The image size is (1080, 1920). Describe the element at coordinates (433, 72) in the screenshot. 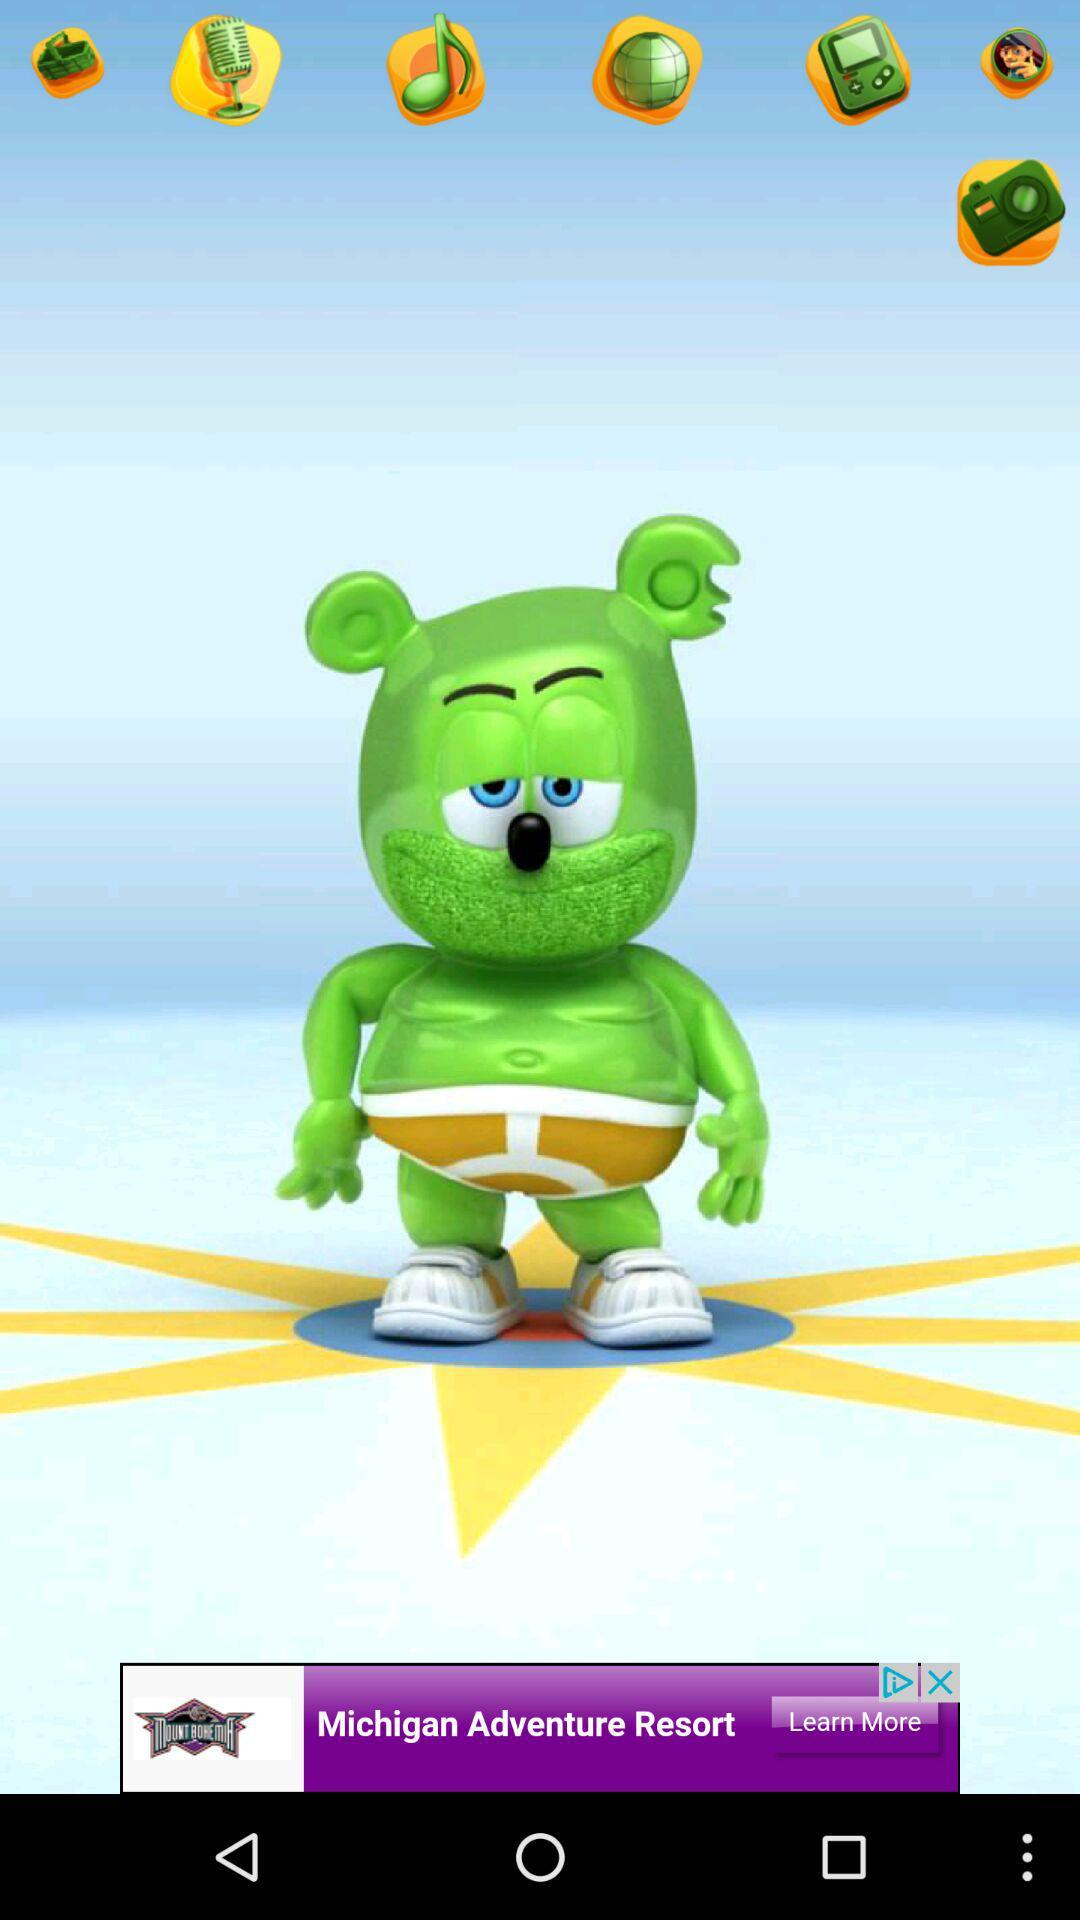

I see `music` at that location.